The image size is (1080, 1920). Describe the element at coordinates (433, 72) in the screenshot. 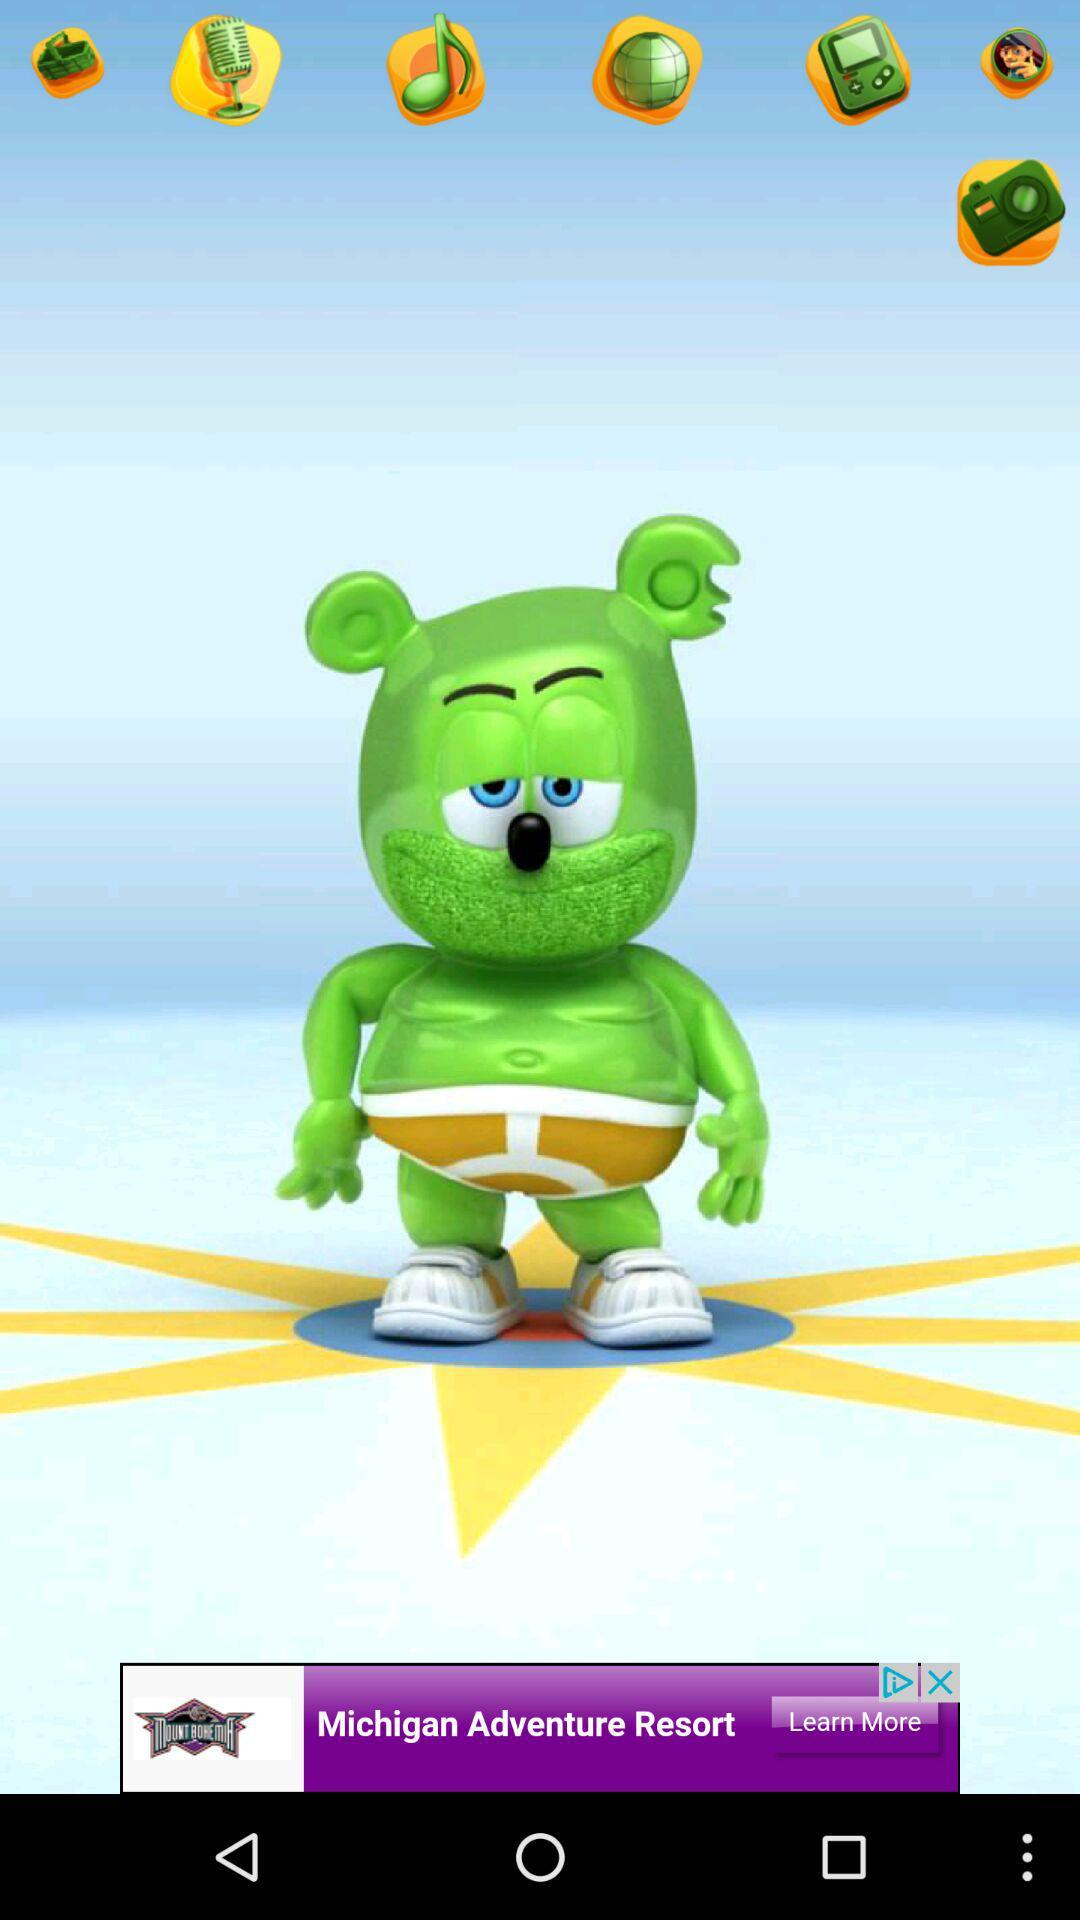

I see `music` at that location.